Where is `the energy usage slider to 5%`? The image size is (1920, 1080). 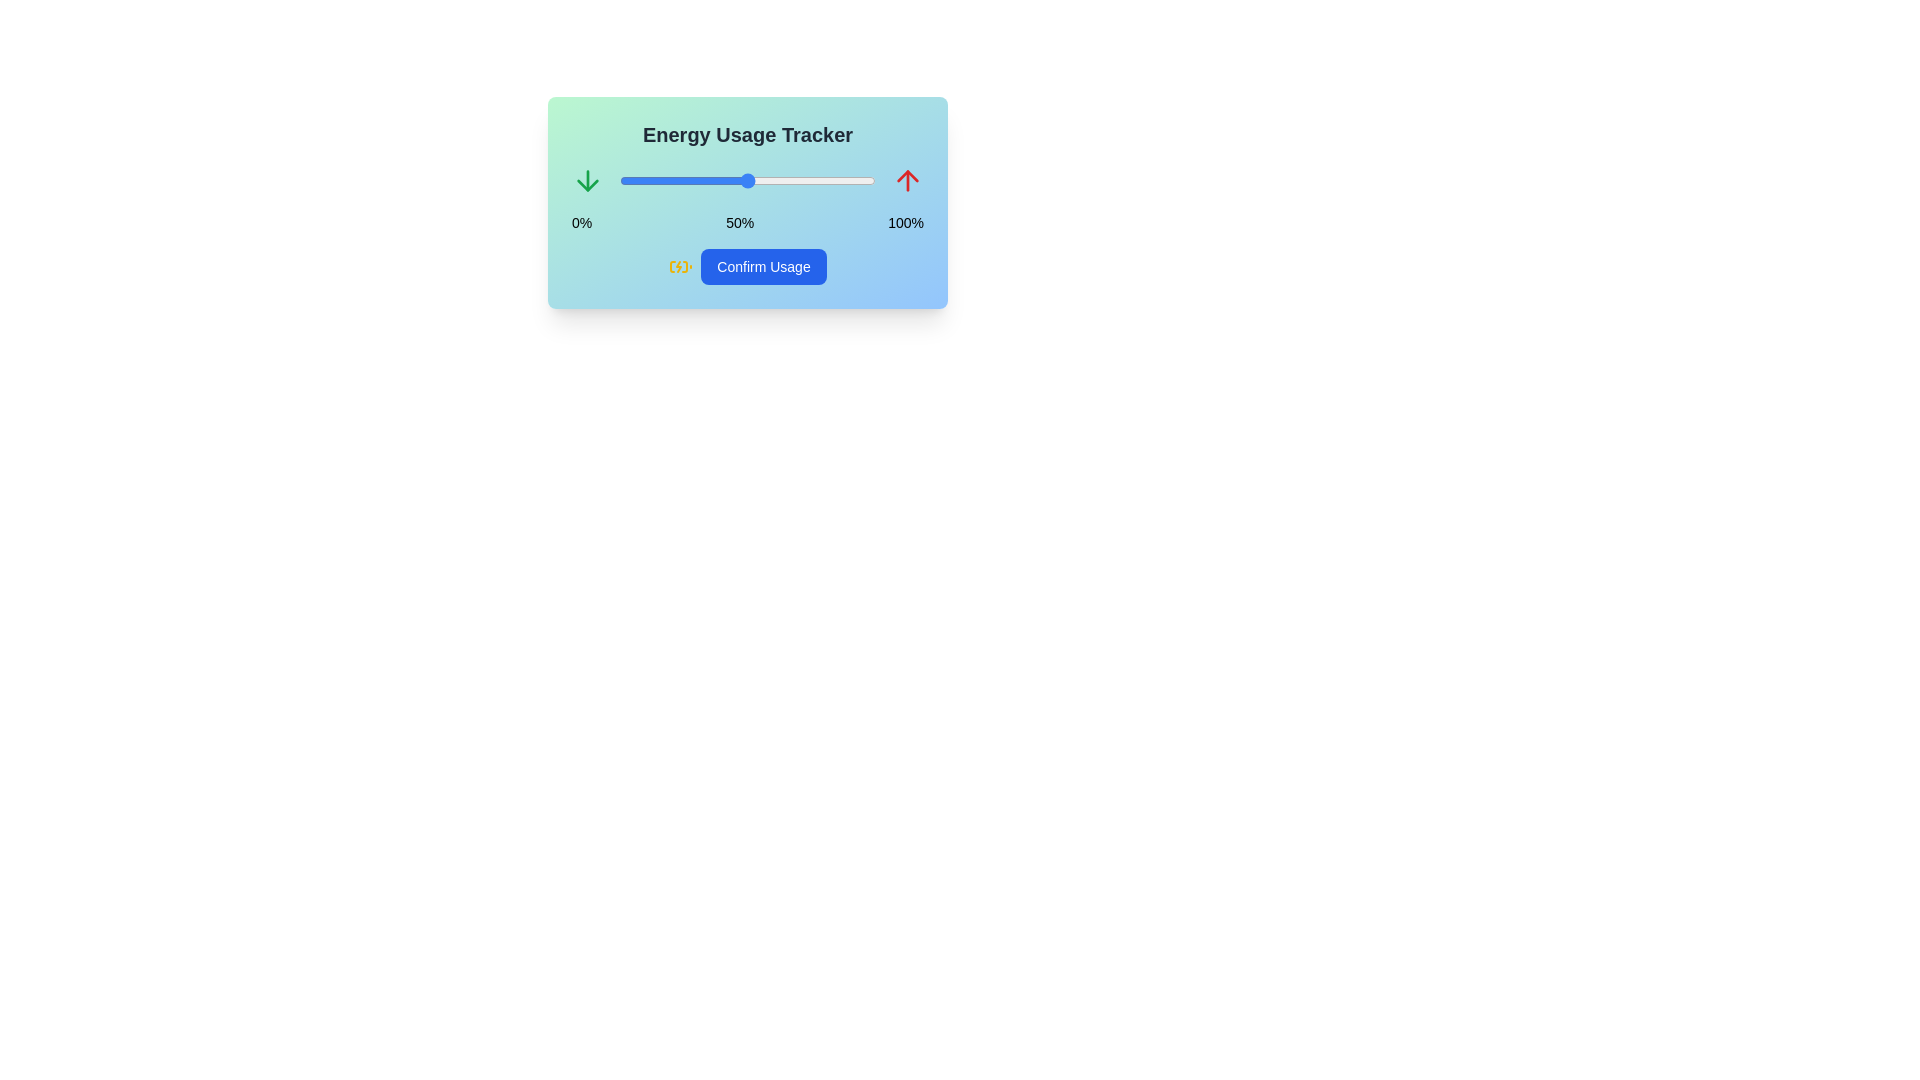 the energy usage slider to 5% is located at coordinates (631, 181).